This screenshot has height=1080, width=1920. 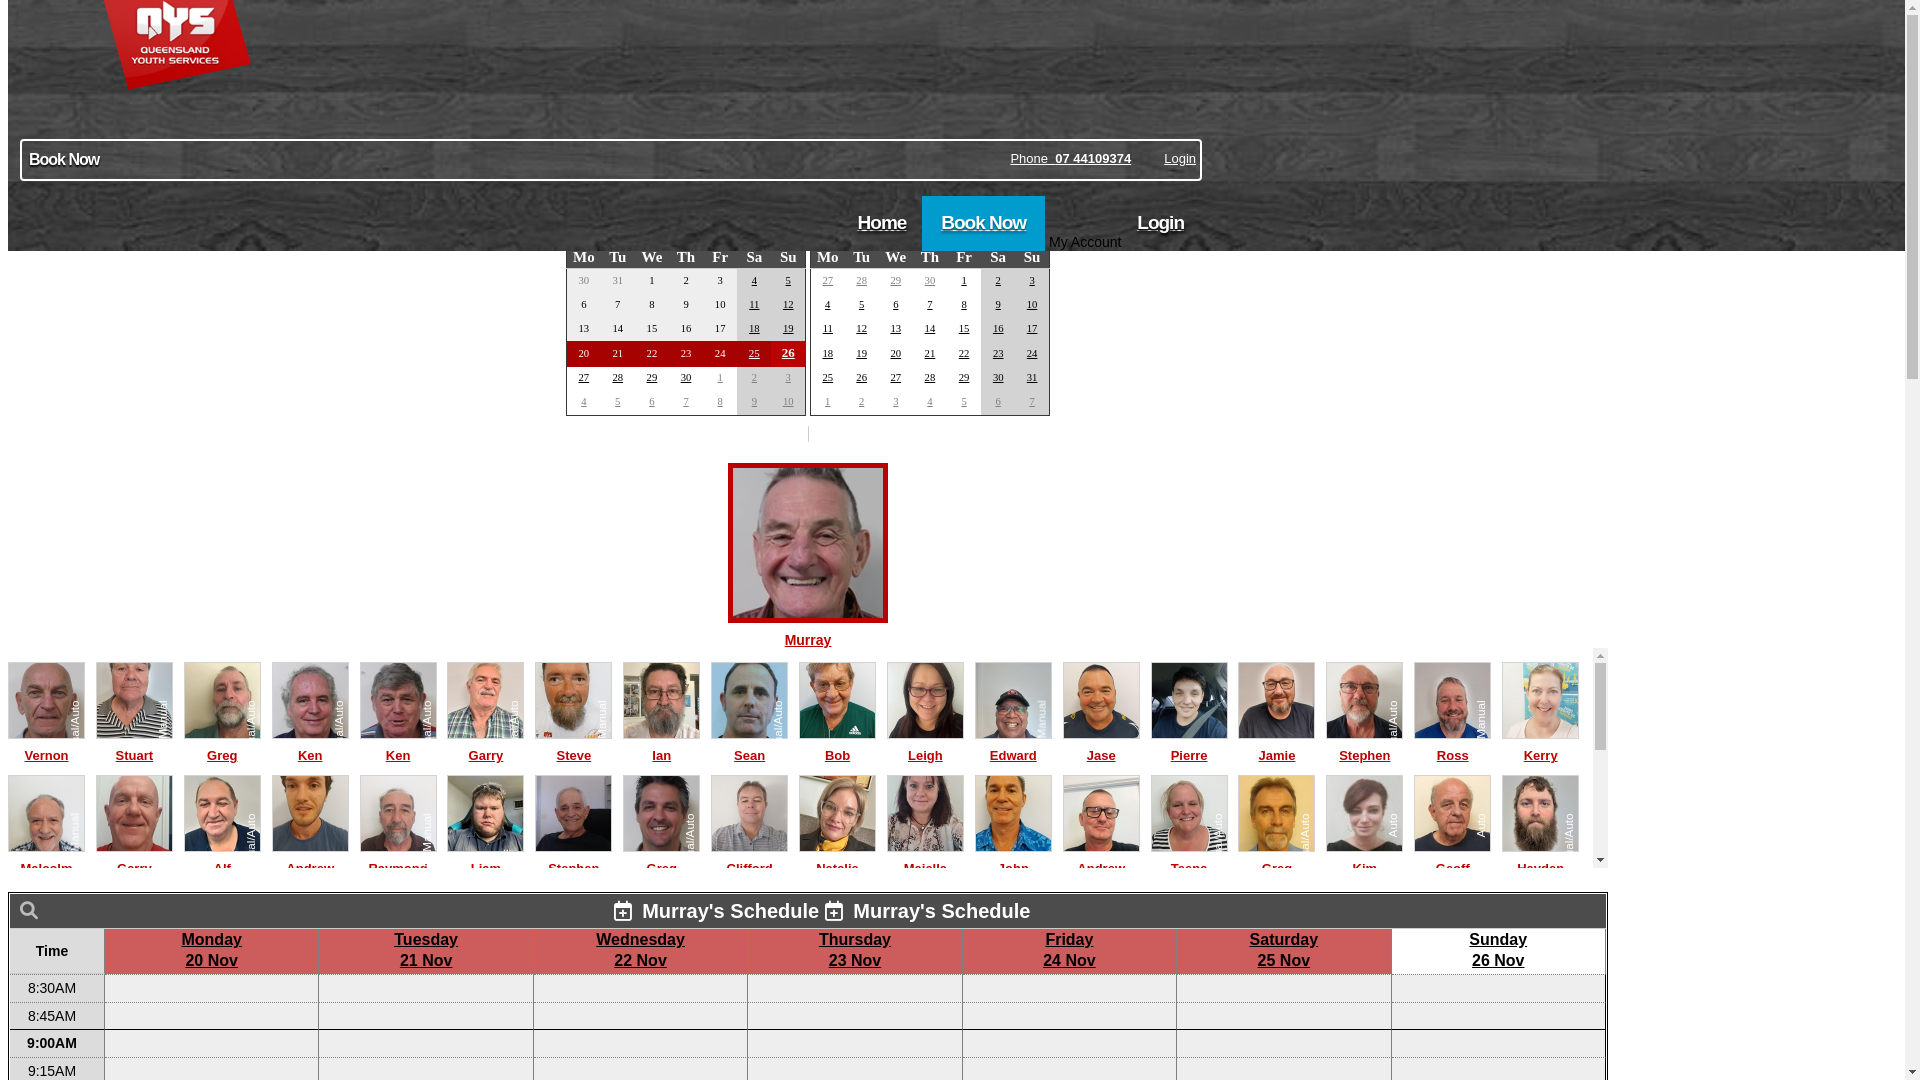 I want to click on '5', so click(x=963, y=401).